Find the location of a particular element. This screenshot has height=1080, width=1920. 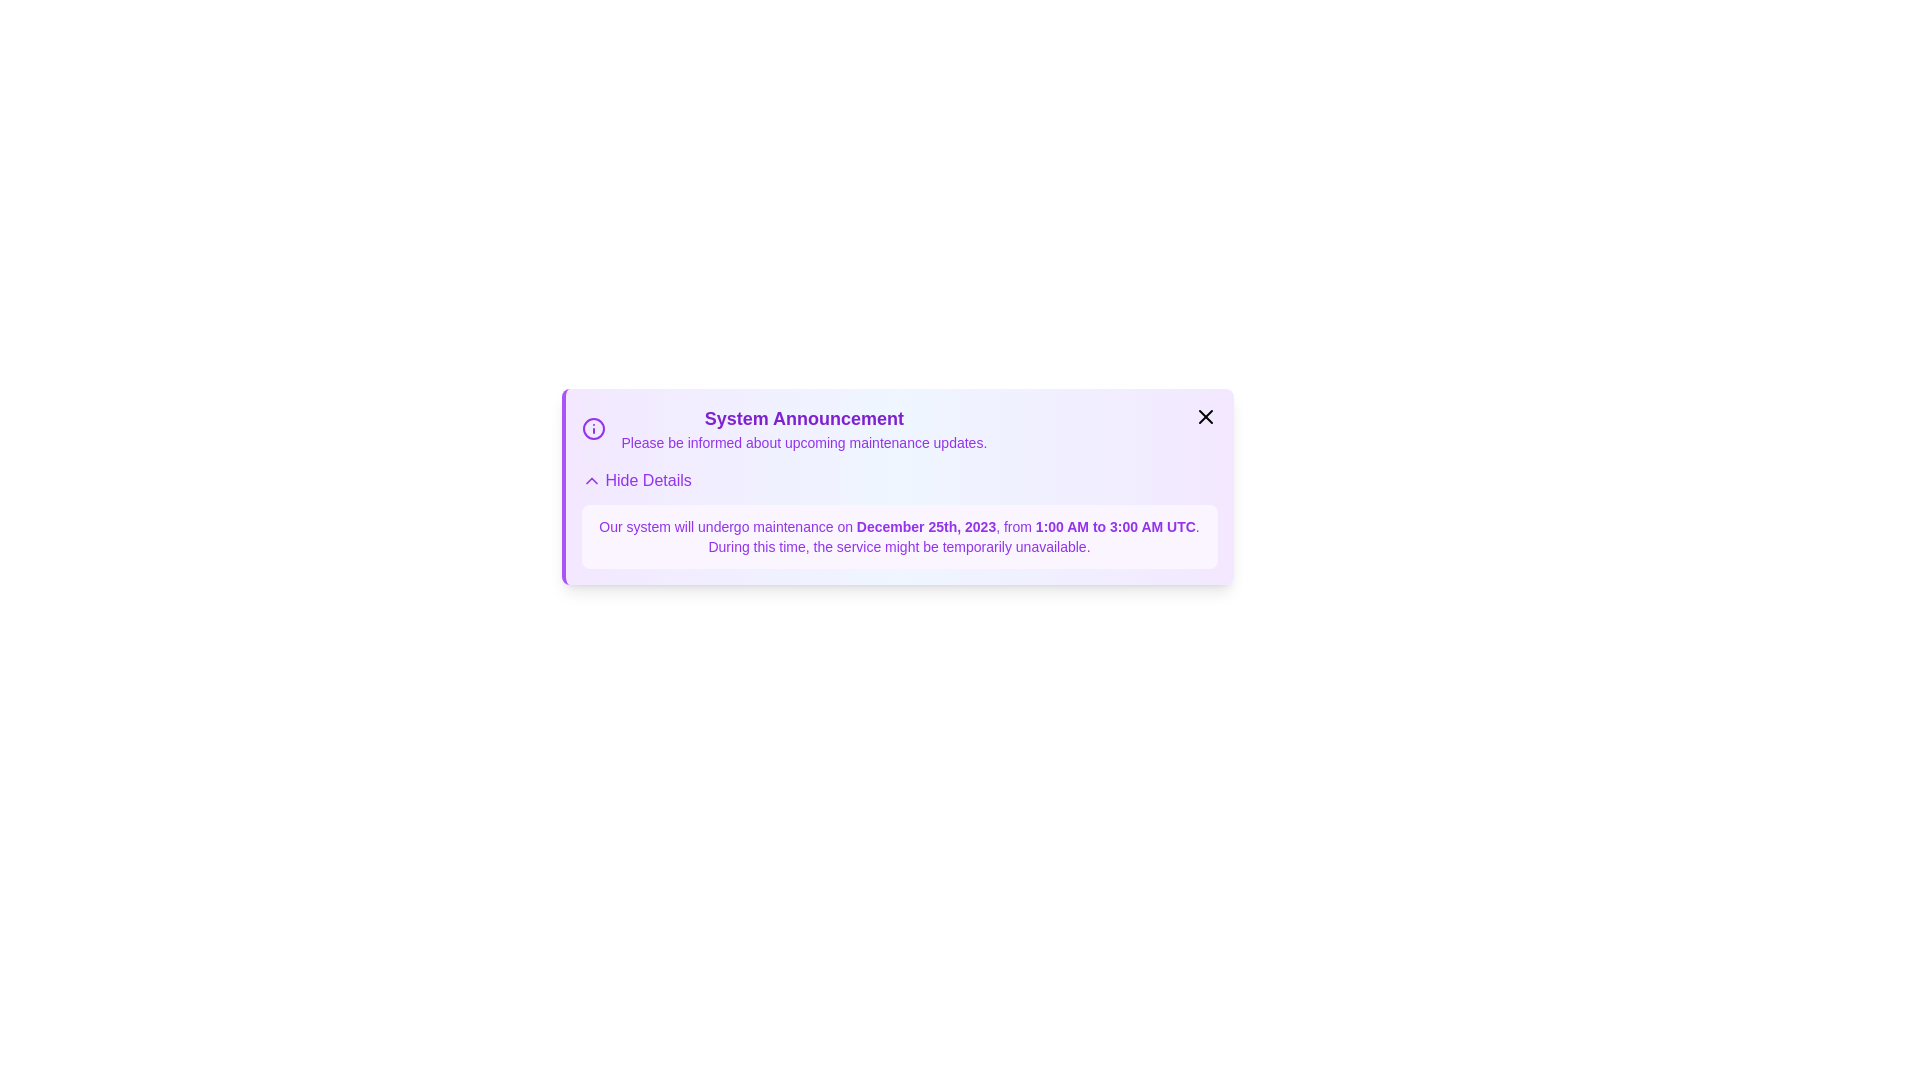

the small upward-pointing chevron SVG icon located to the left of the 'Hide Details' text in the notification interface is located at coordinates (590, 481).